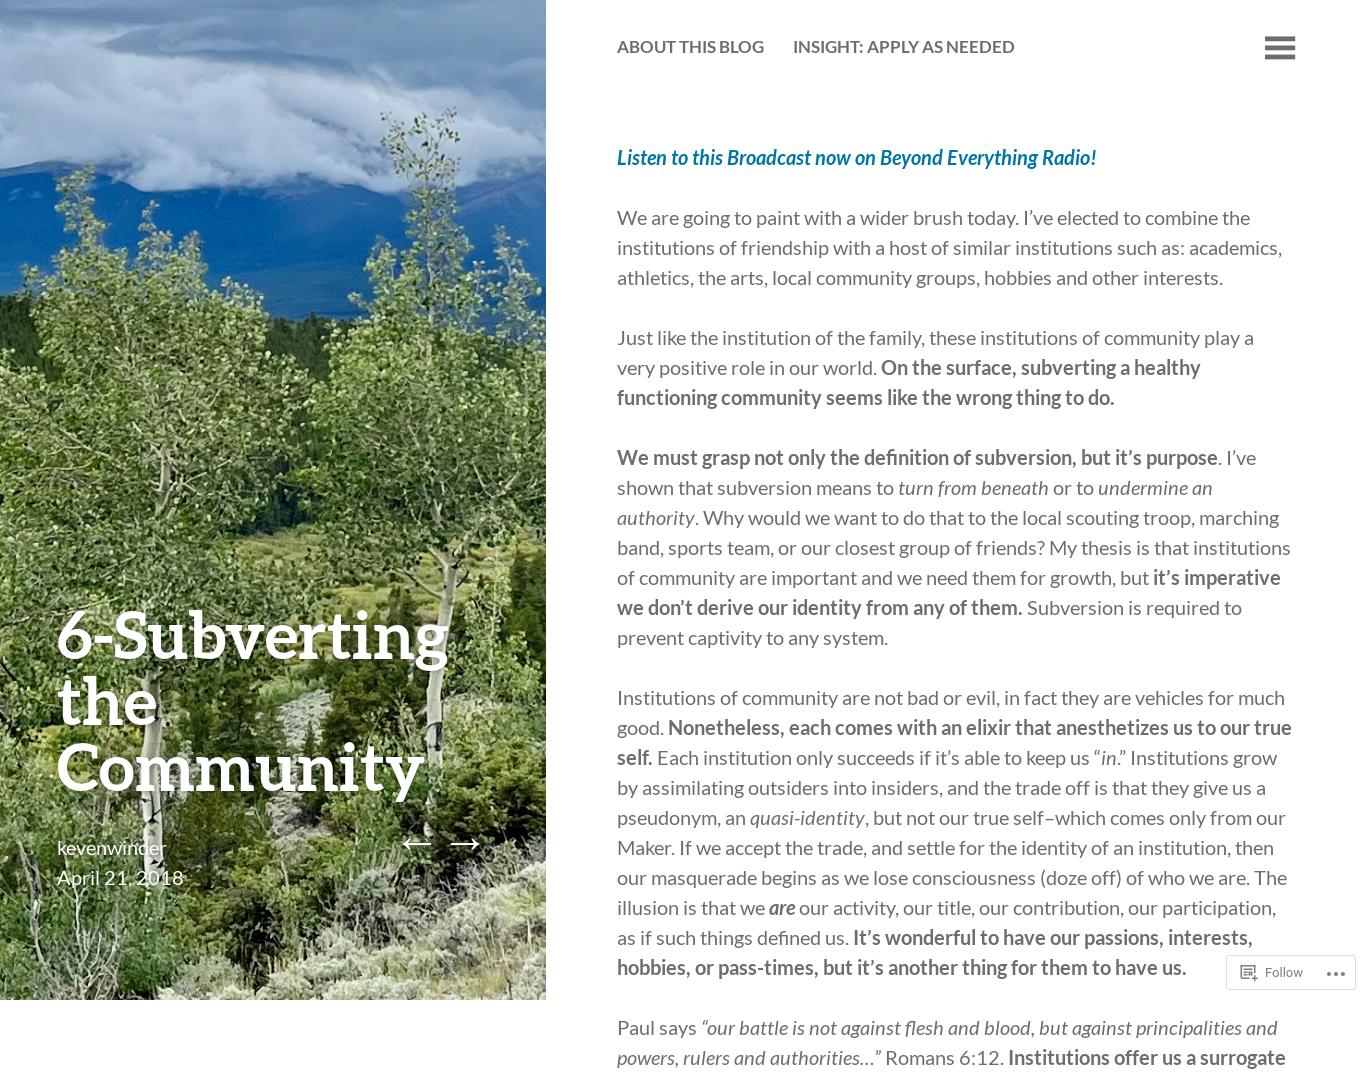 Image resolution: width=1366 pixels, height=1074 pixels. Describe the element at coordinates (56, 846) in the screenshot. I see `'kevenwinder'` at that location.